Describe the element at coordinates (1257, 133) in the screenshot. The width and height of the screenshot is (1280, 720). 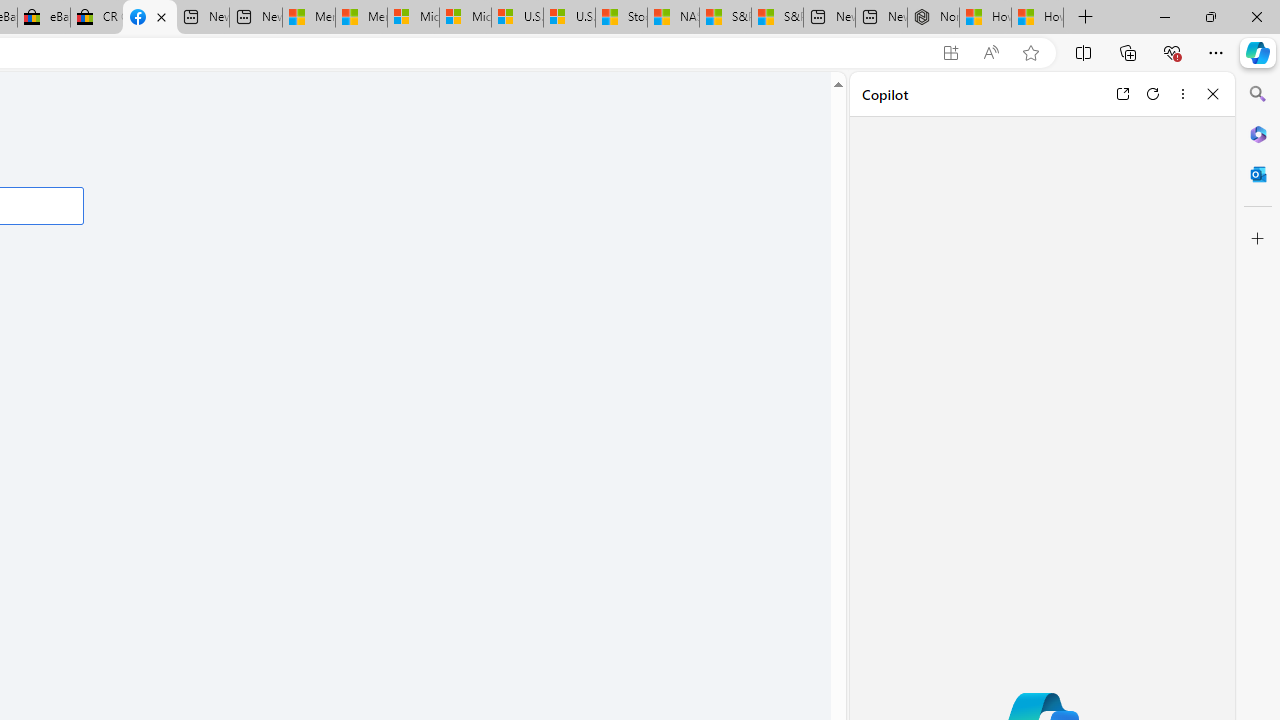
I see `'Microsoft 365'` at that location.